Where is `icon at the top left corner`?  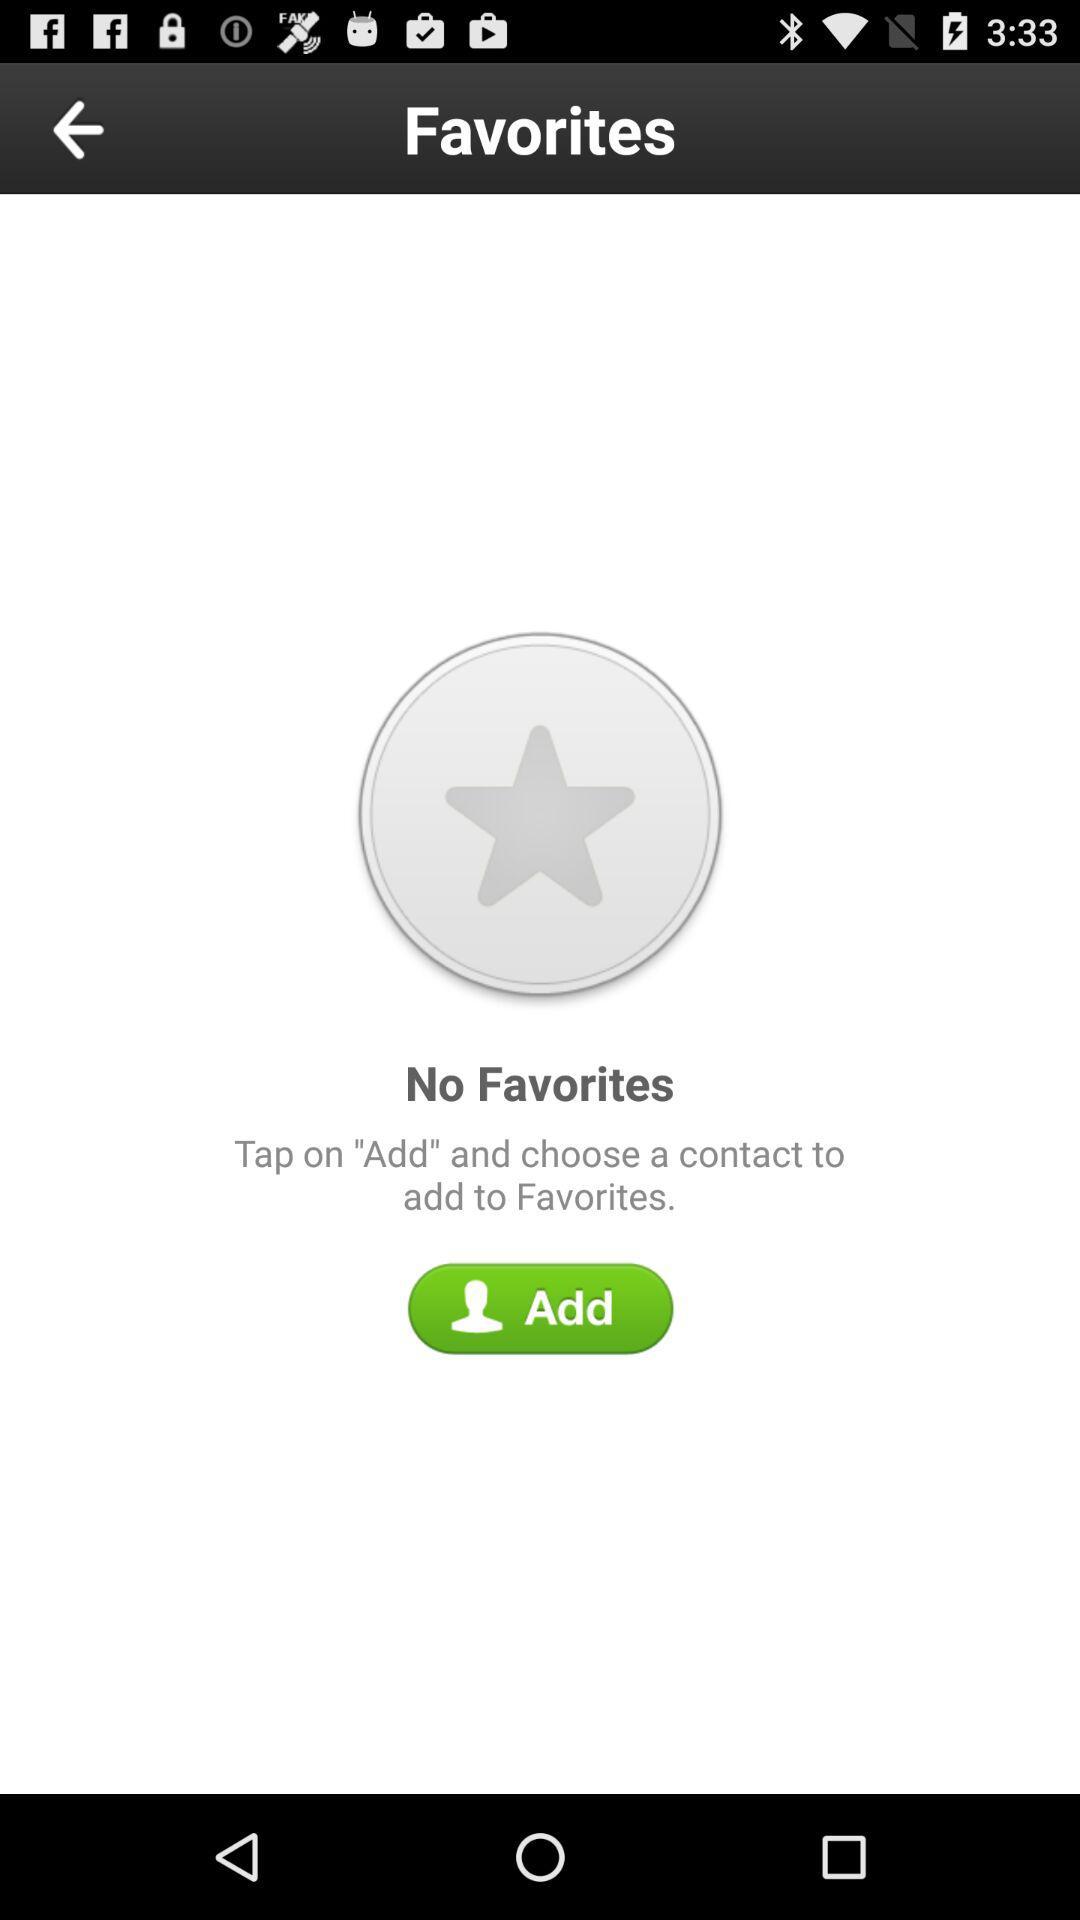 icon at the top left corner is located at coordinates (124, 127).